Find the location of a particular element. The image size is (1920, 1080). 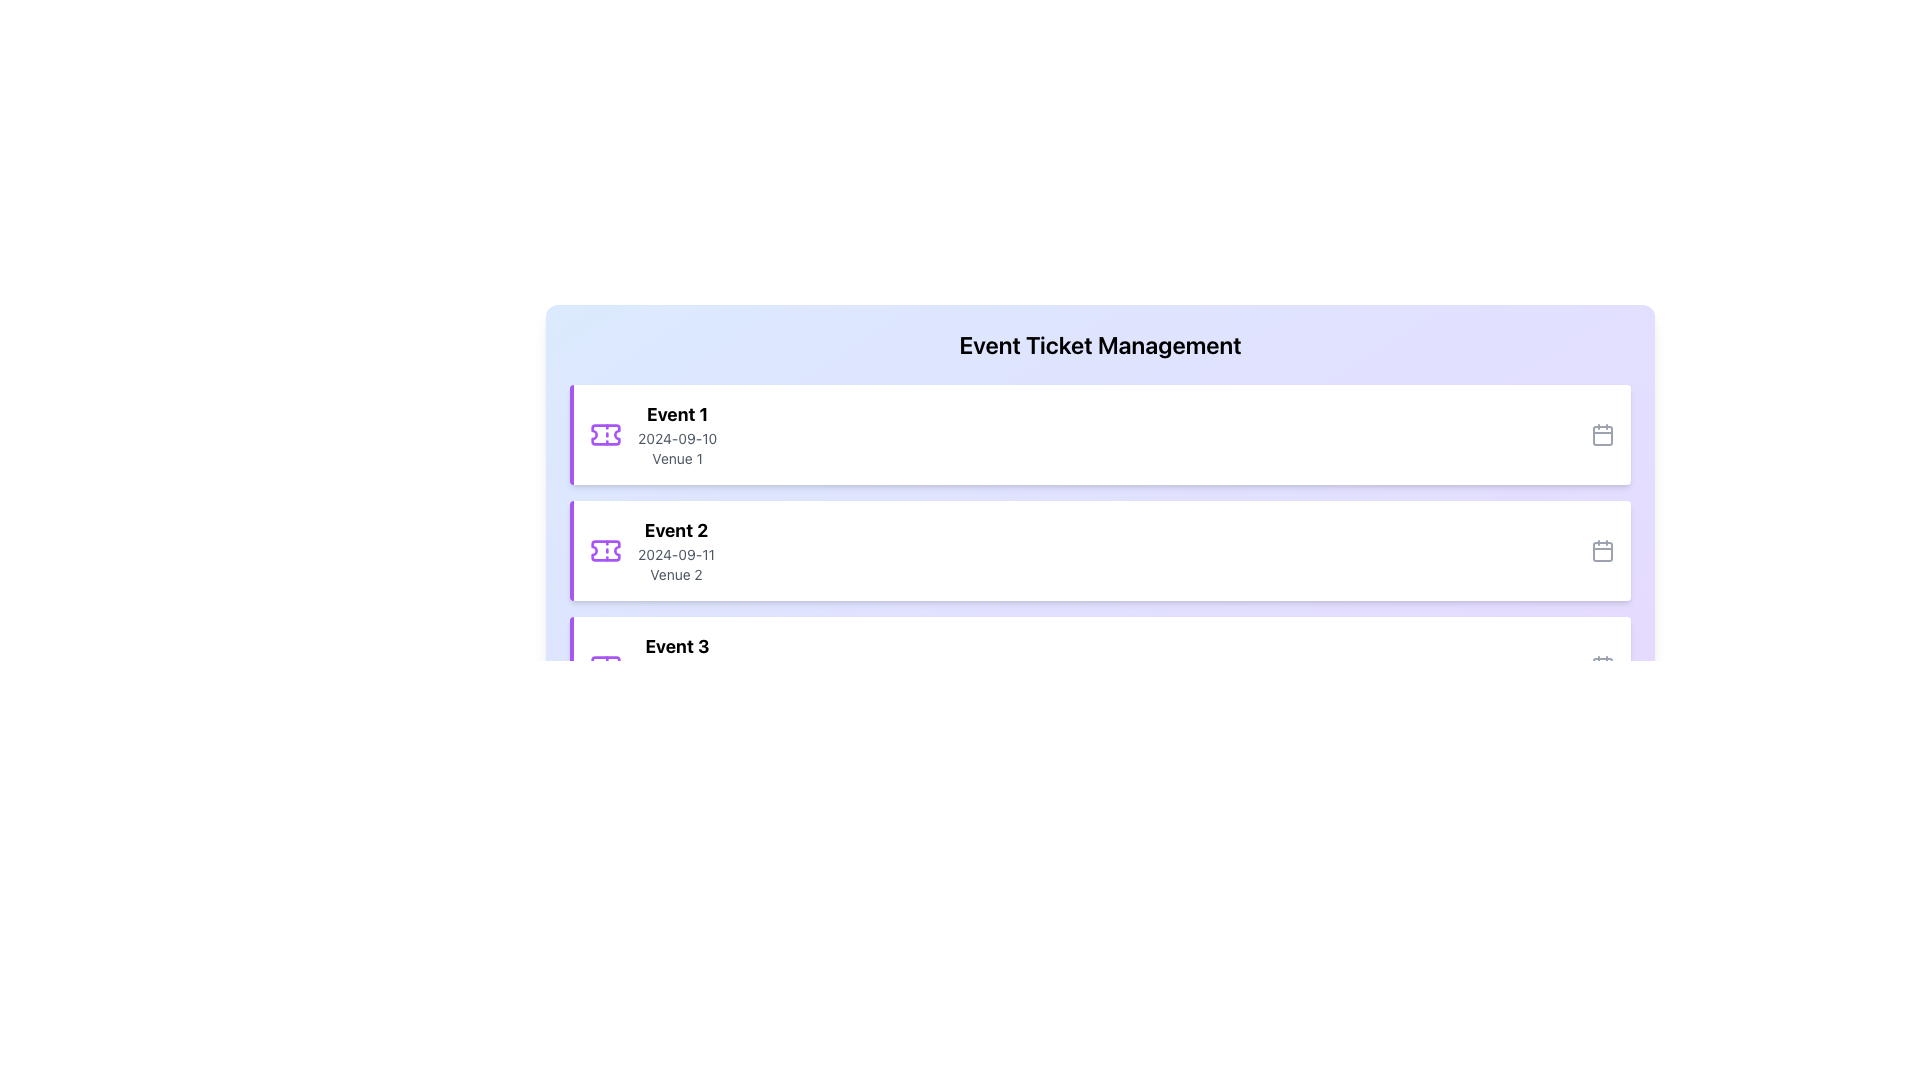

the Text Label displaying the date for 'Event 2', which is positioned below the 'Event 2' title and above 'Venue 2' is located at coordinates (676, 555).